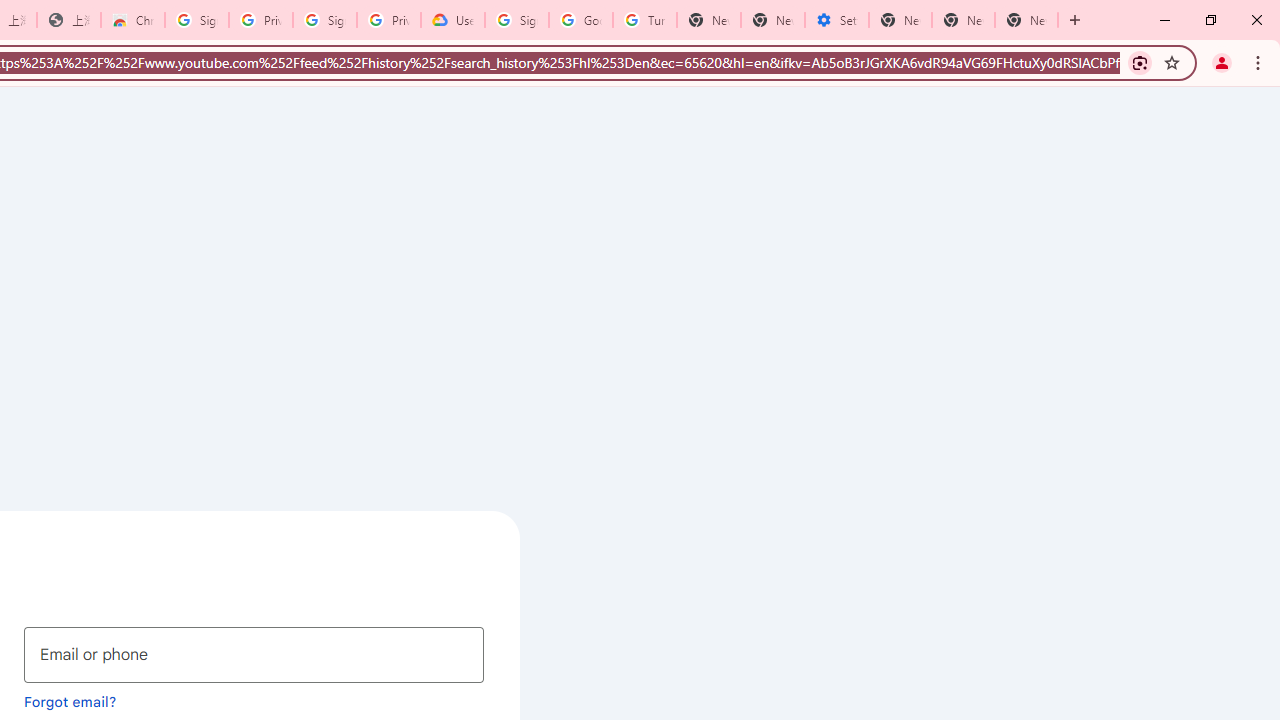  Describe the element at coordinates (253, 654) in the screenshot. I see `'Email or phone'` at that location.